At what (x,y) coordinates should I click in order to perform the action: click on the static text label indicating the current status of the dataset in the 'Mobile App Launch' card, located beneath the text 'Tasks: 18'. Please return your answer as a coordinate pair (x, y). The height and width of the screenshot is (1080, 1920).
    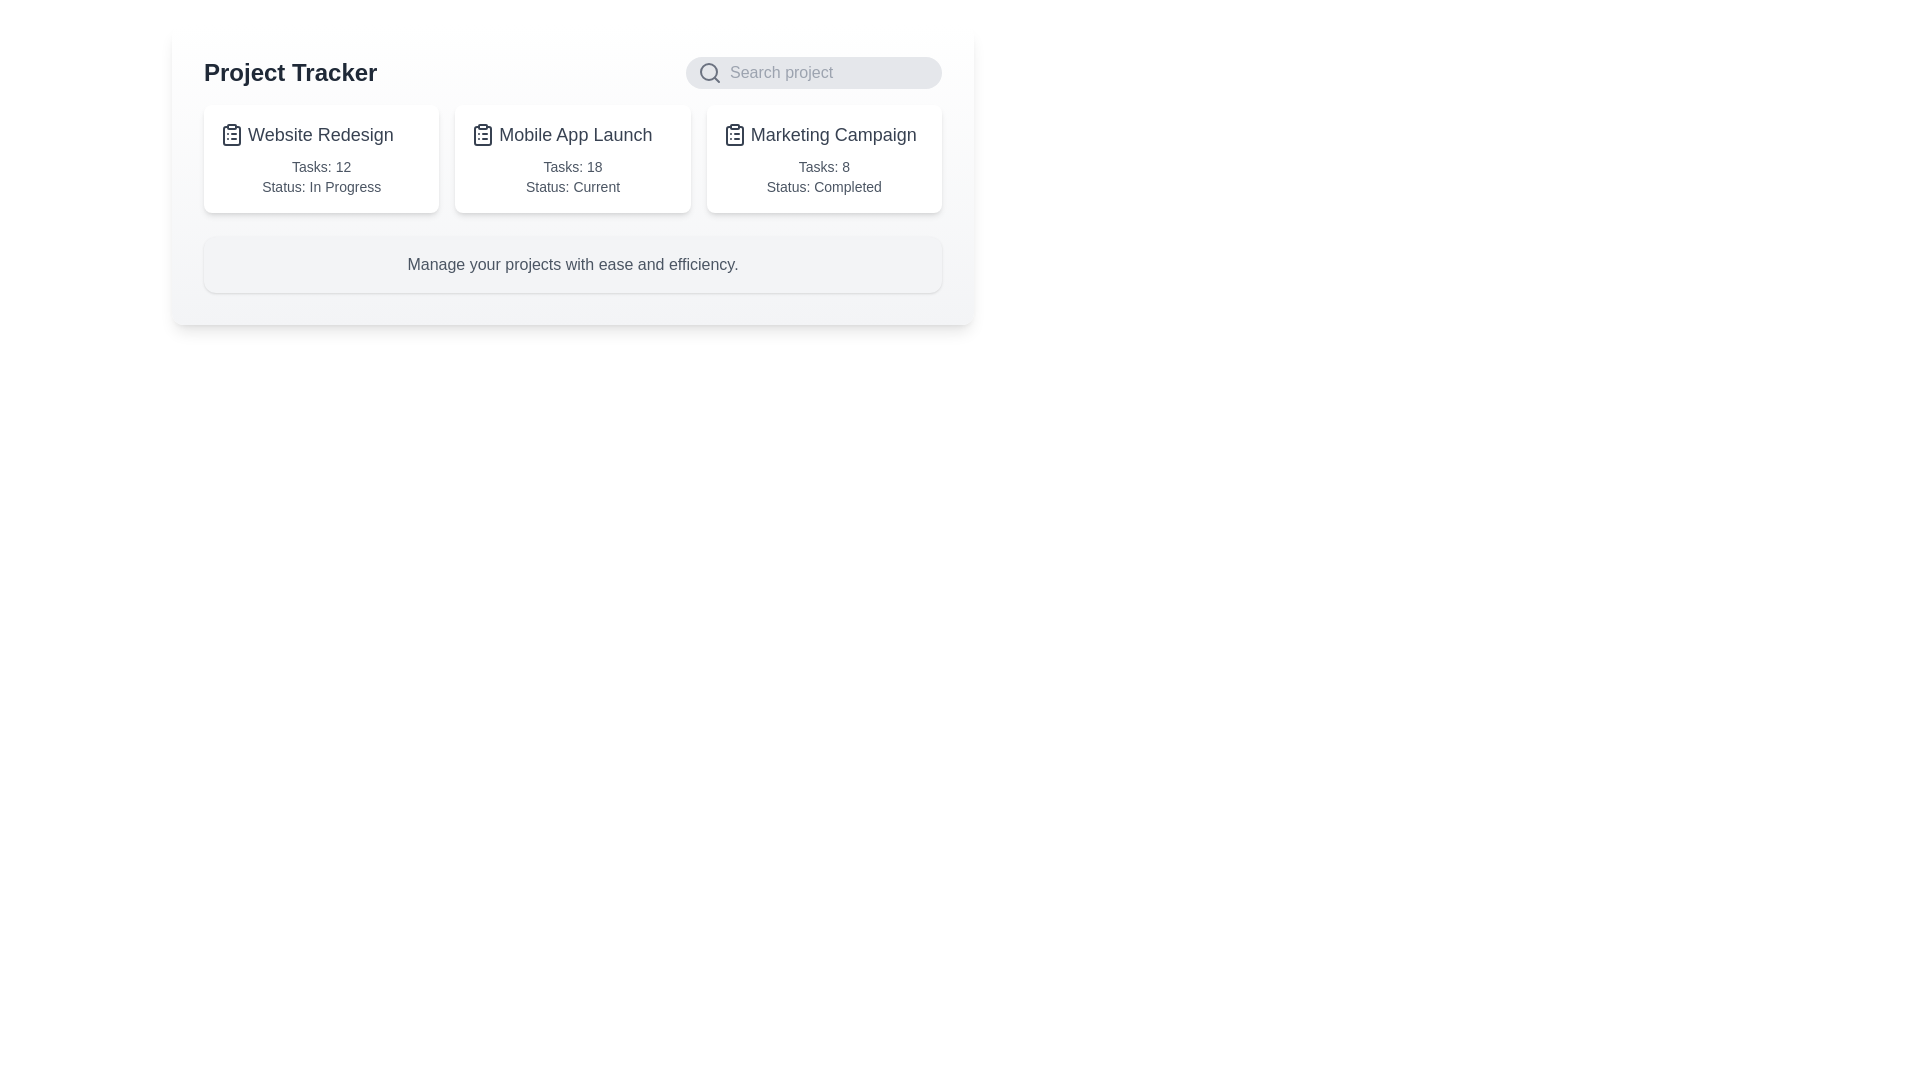
    Looking at the image, I should click on (571, 186).